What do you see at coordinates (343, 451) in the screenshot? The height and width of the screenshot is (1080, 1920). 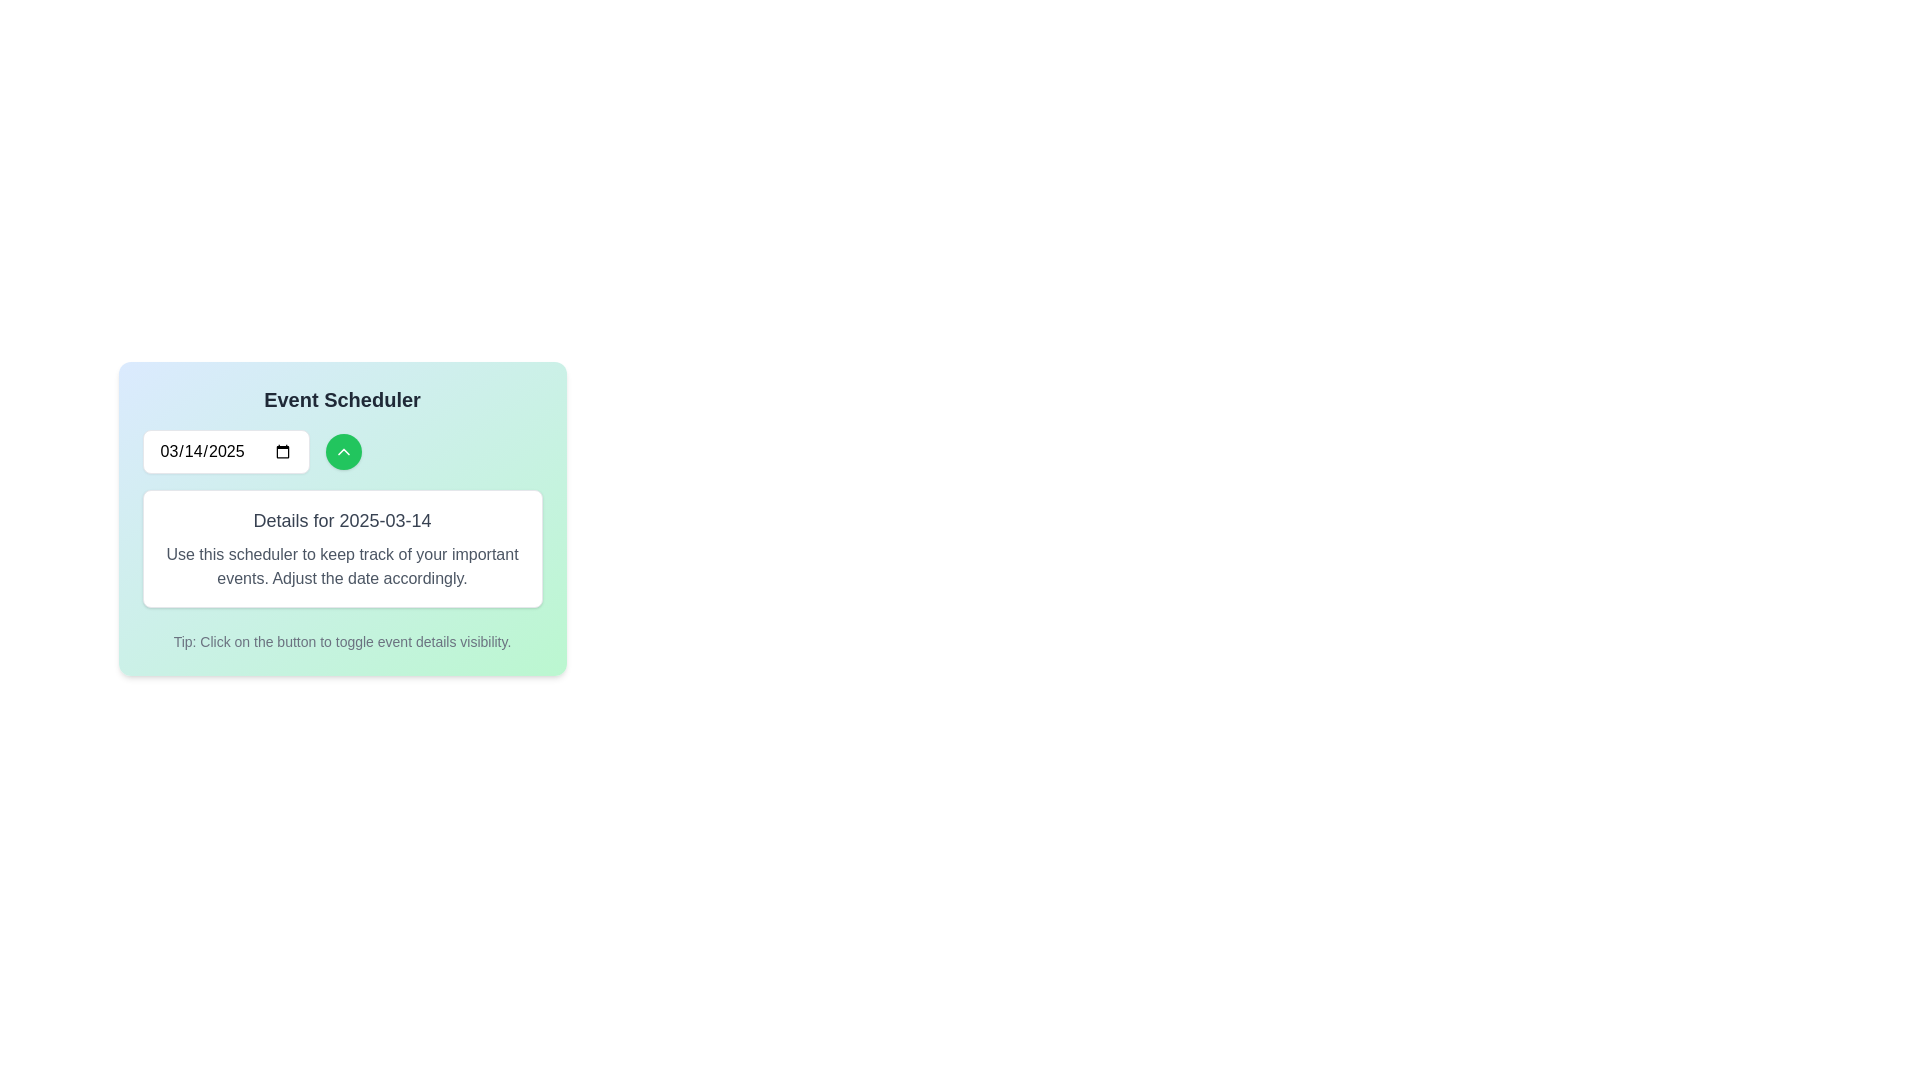 I see `the upward chevron icon located within a green circular button in the top-right section of the event card, next to the date selector input field` at bounding box center [343, 451].